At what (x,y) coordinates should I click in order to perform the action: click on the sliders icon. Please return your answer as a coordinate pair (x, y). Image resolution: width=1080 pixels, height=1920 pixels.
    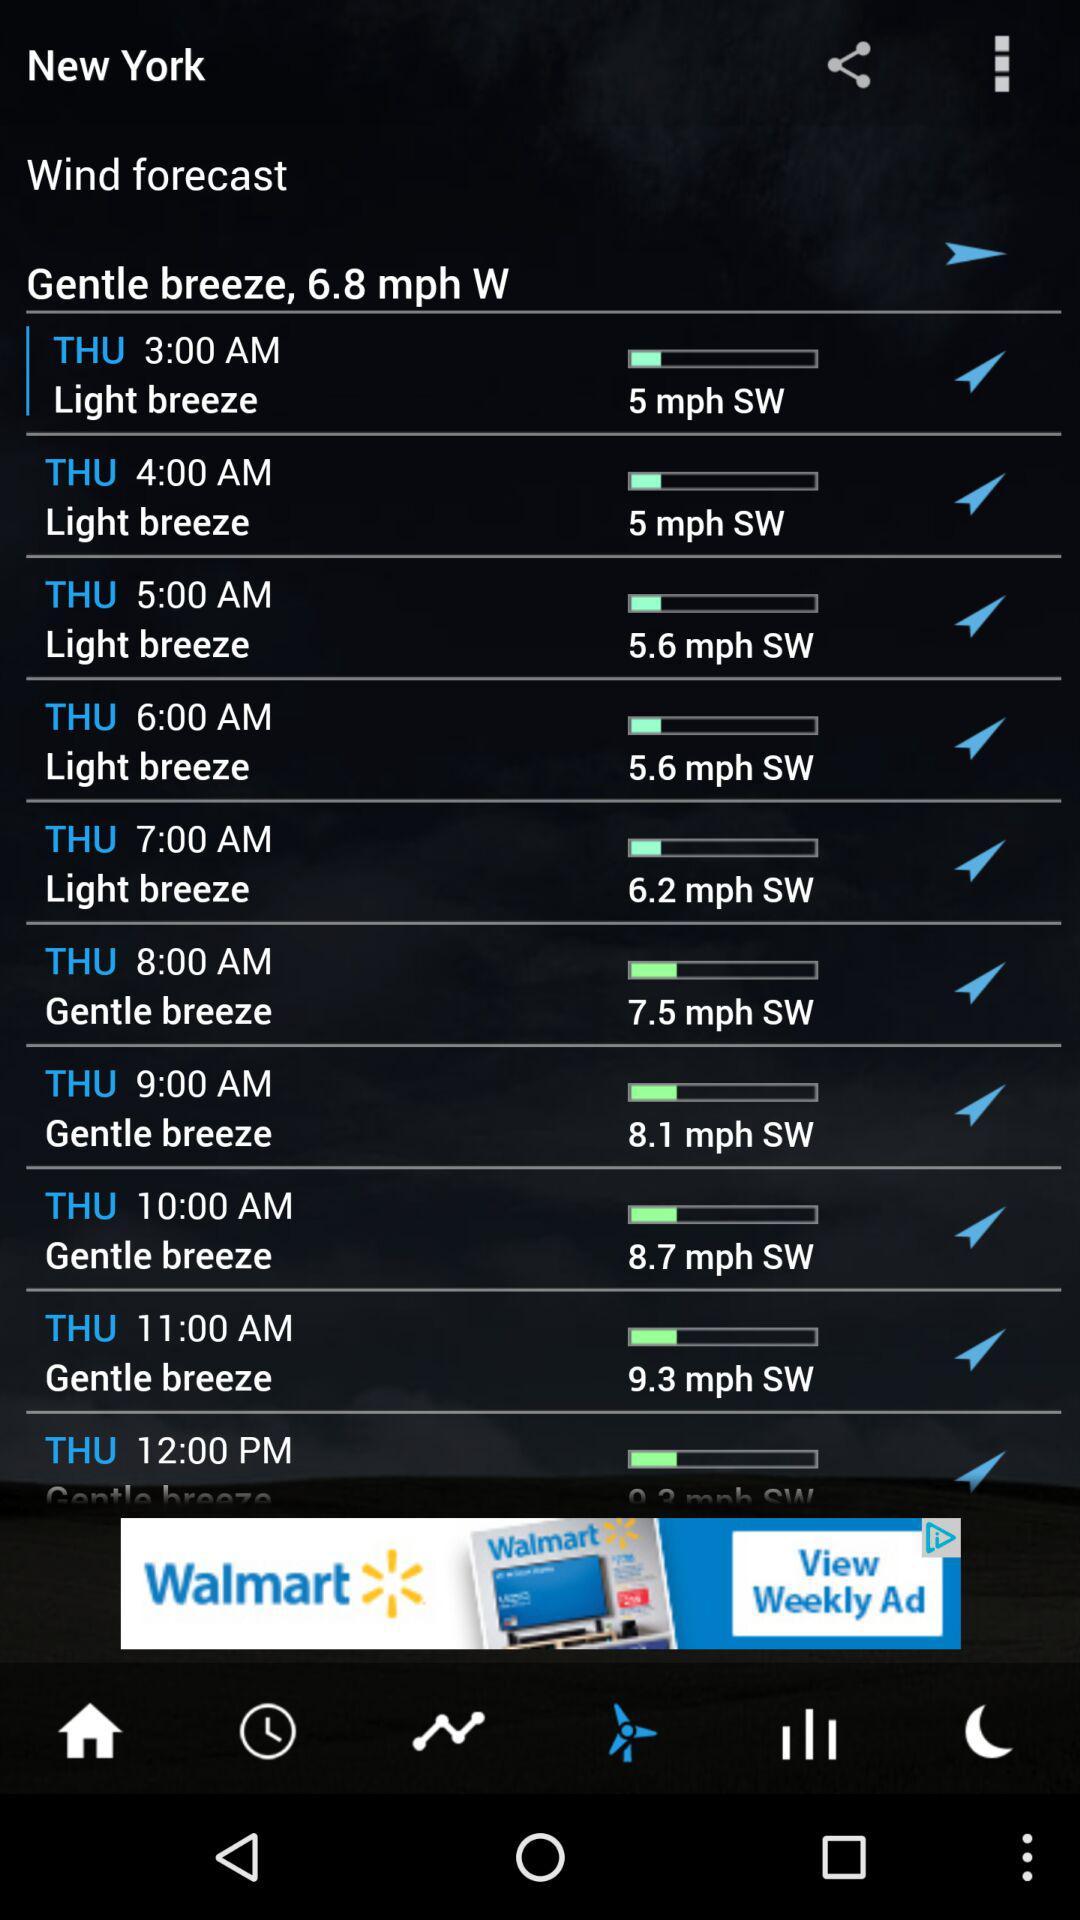
    Looking at the image, I should click on (810, 1849).